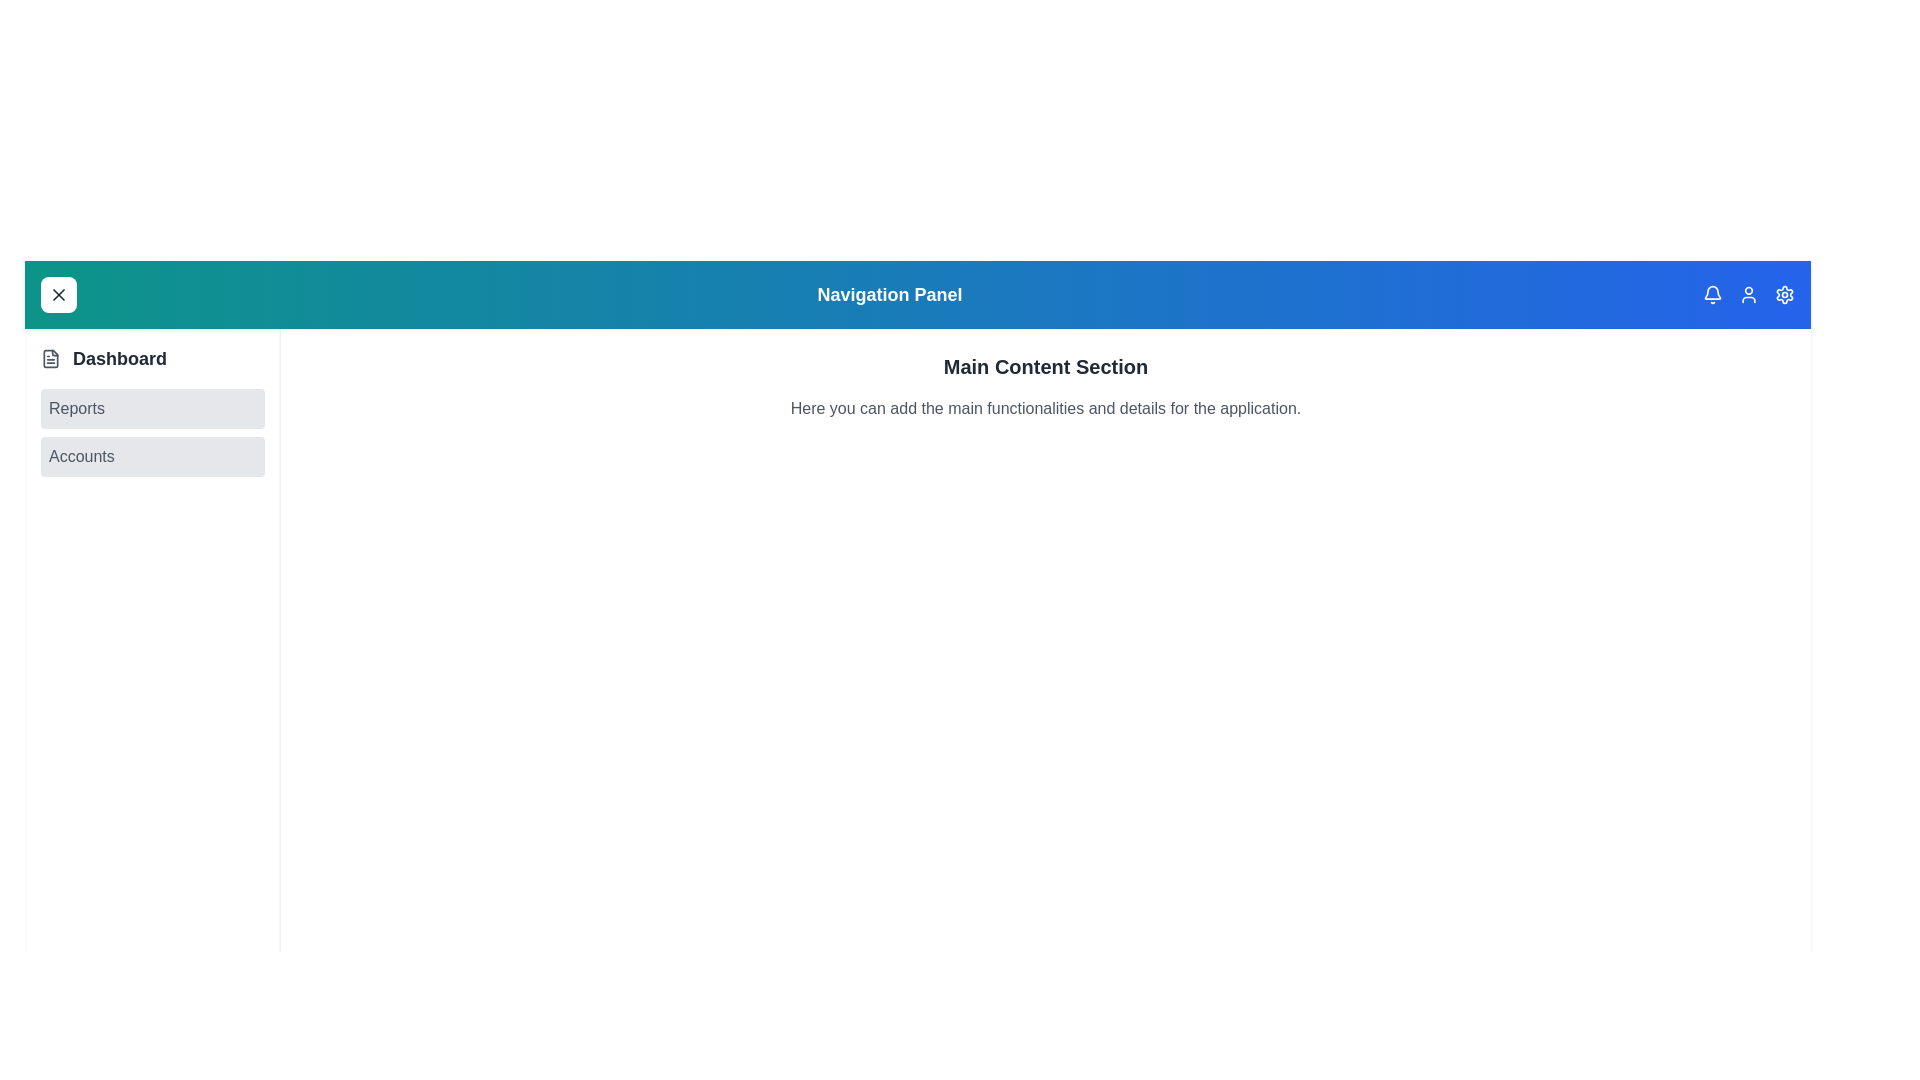  I want to click on the 'Accounts' menu item in the navigation sidebar, so click(80, 456).